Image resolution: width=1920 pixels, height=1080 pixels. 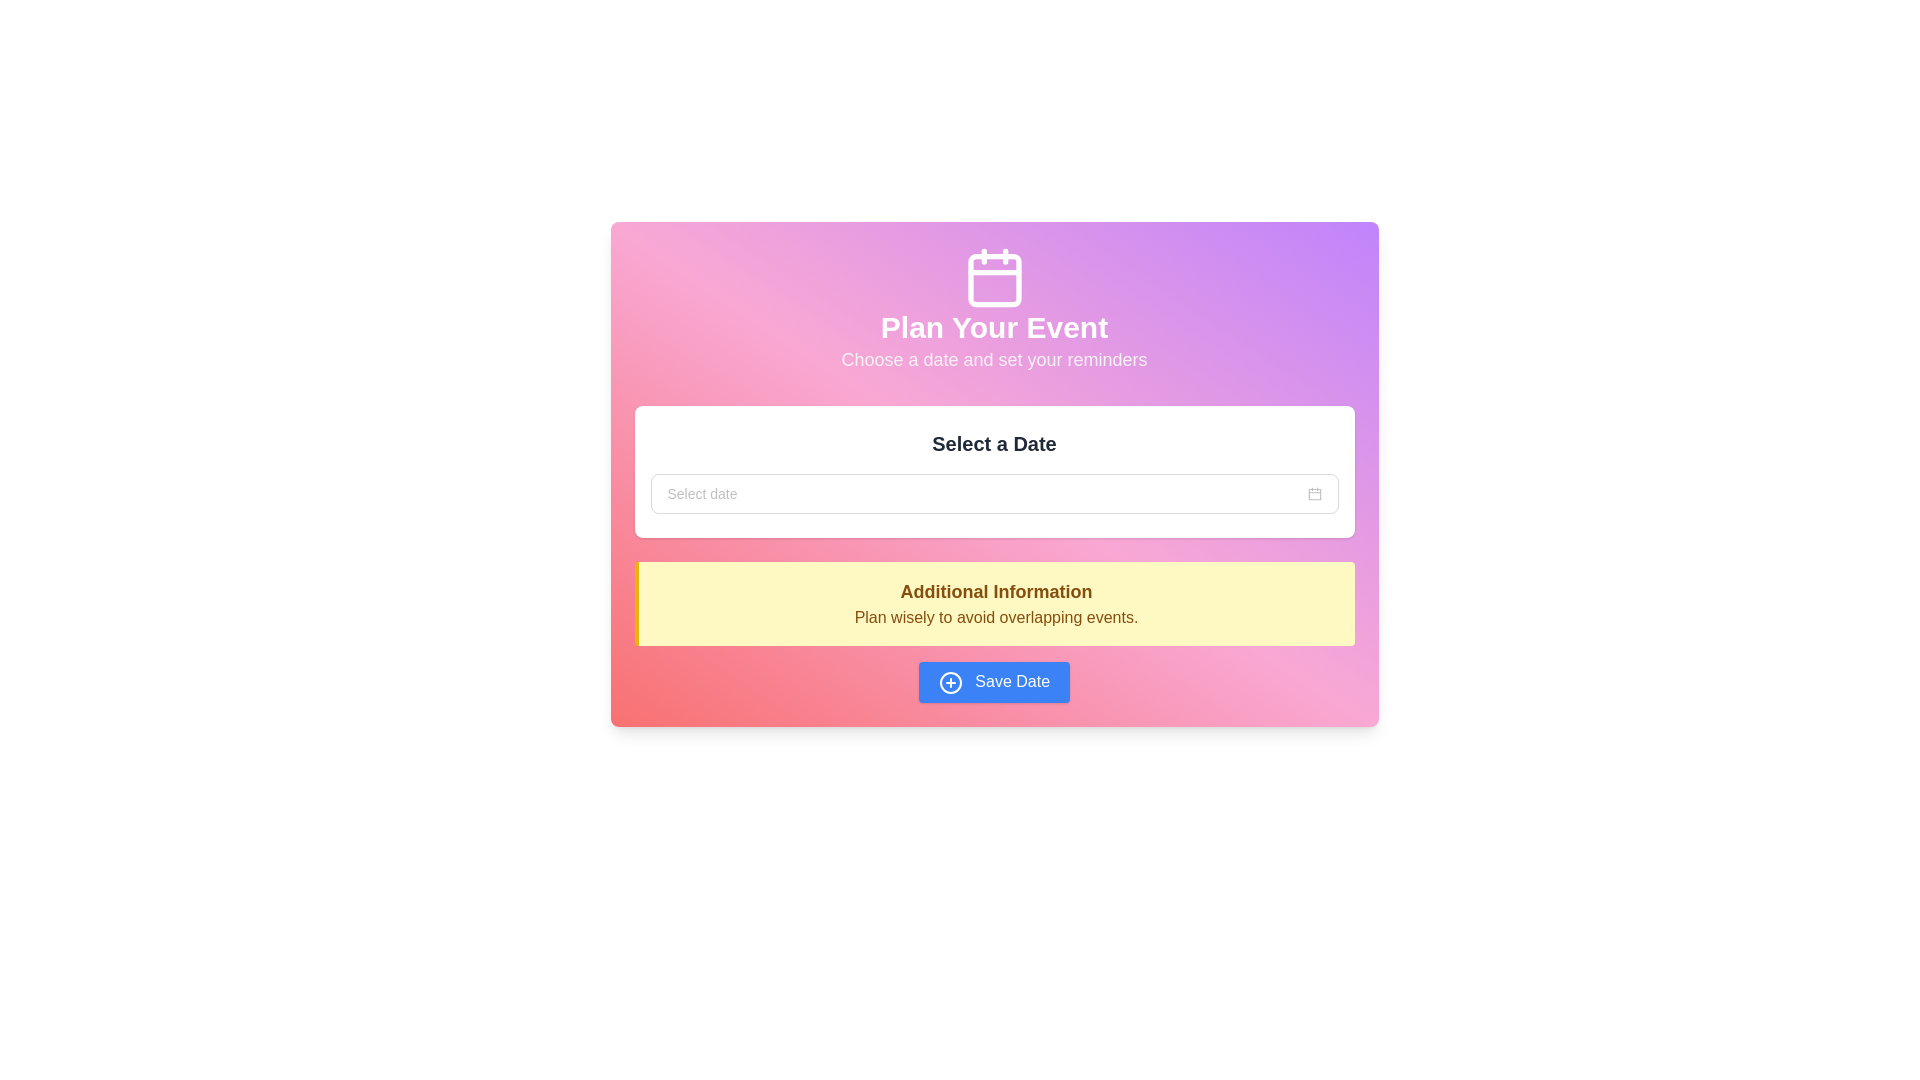 I want to click on the informational banner located above the blue 'Save Date' button in the lower part of the main card interface, so click(x=994, y=632).